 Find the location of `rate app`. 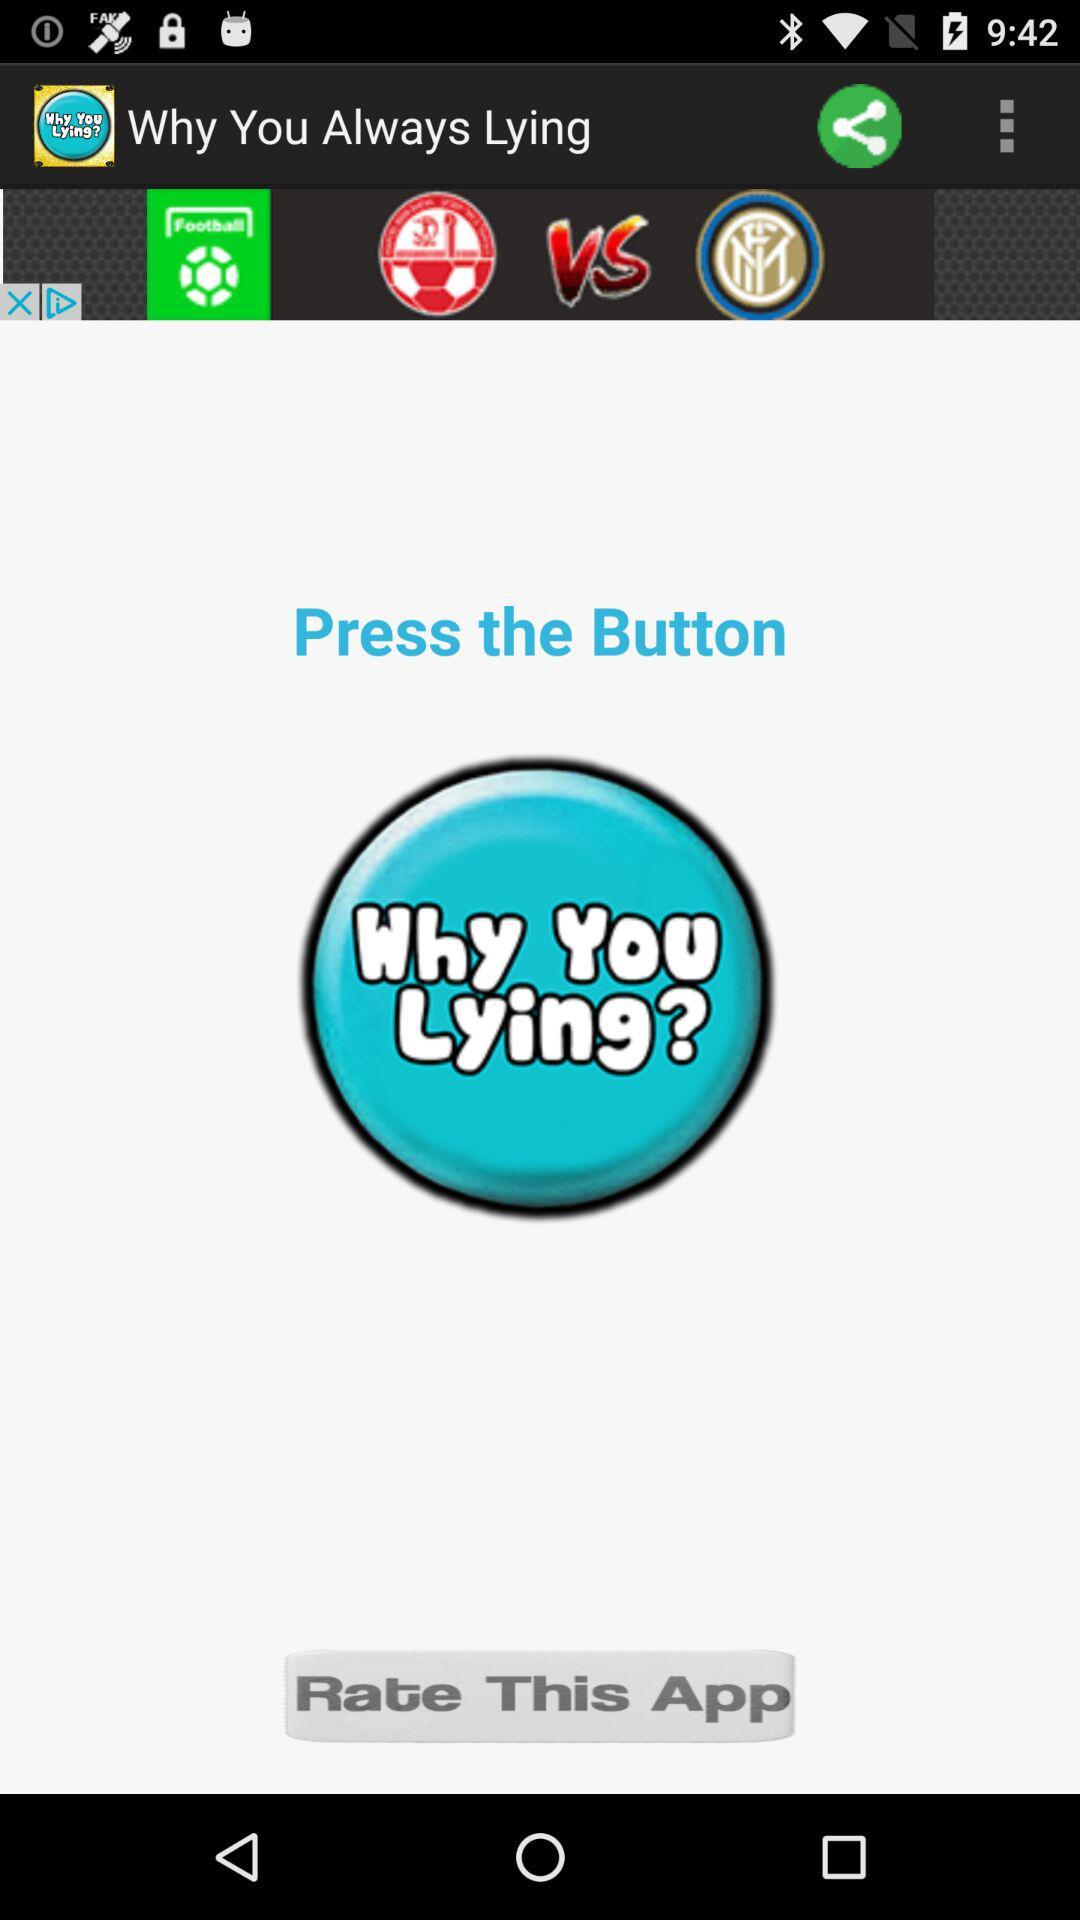

rate app is located at coordinates (540, 1693).